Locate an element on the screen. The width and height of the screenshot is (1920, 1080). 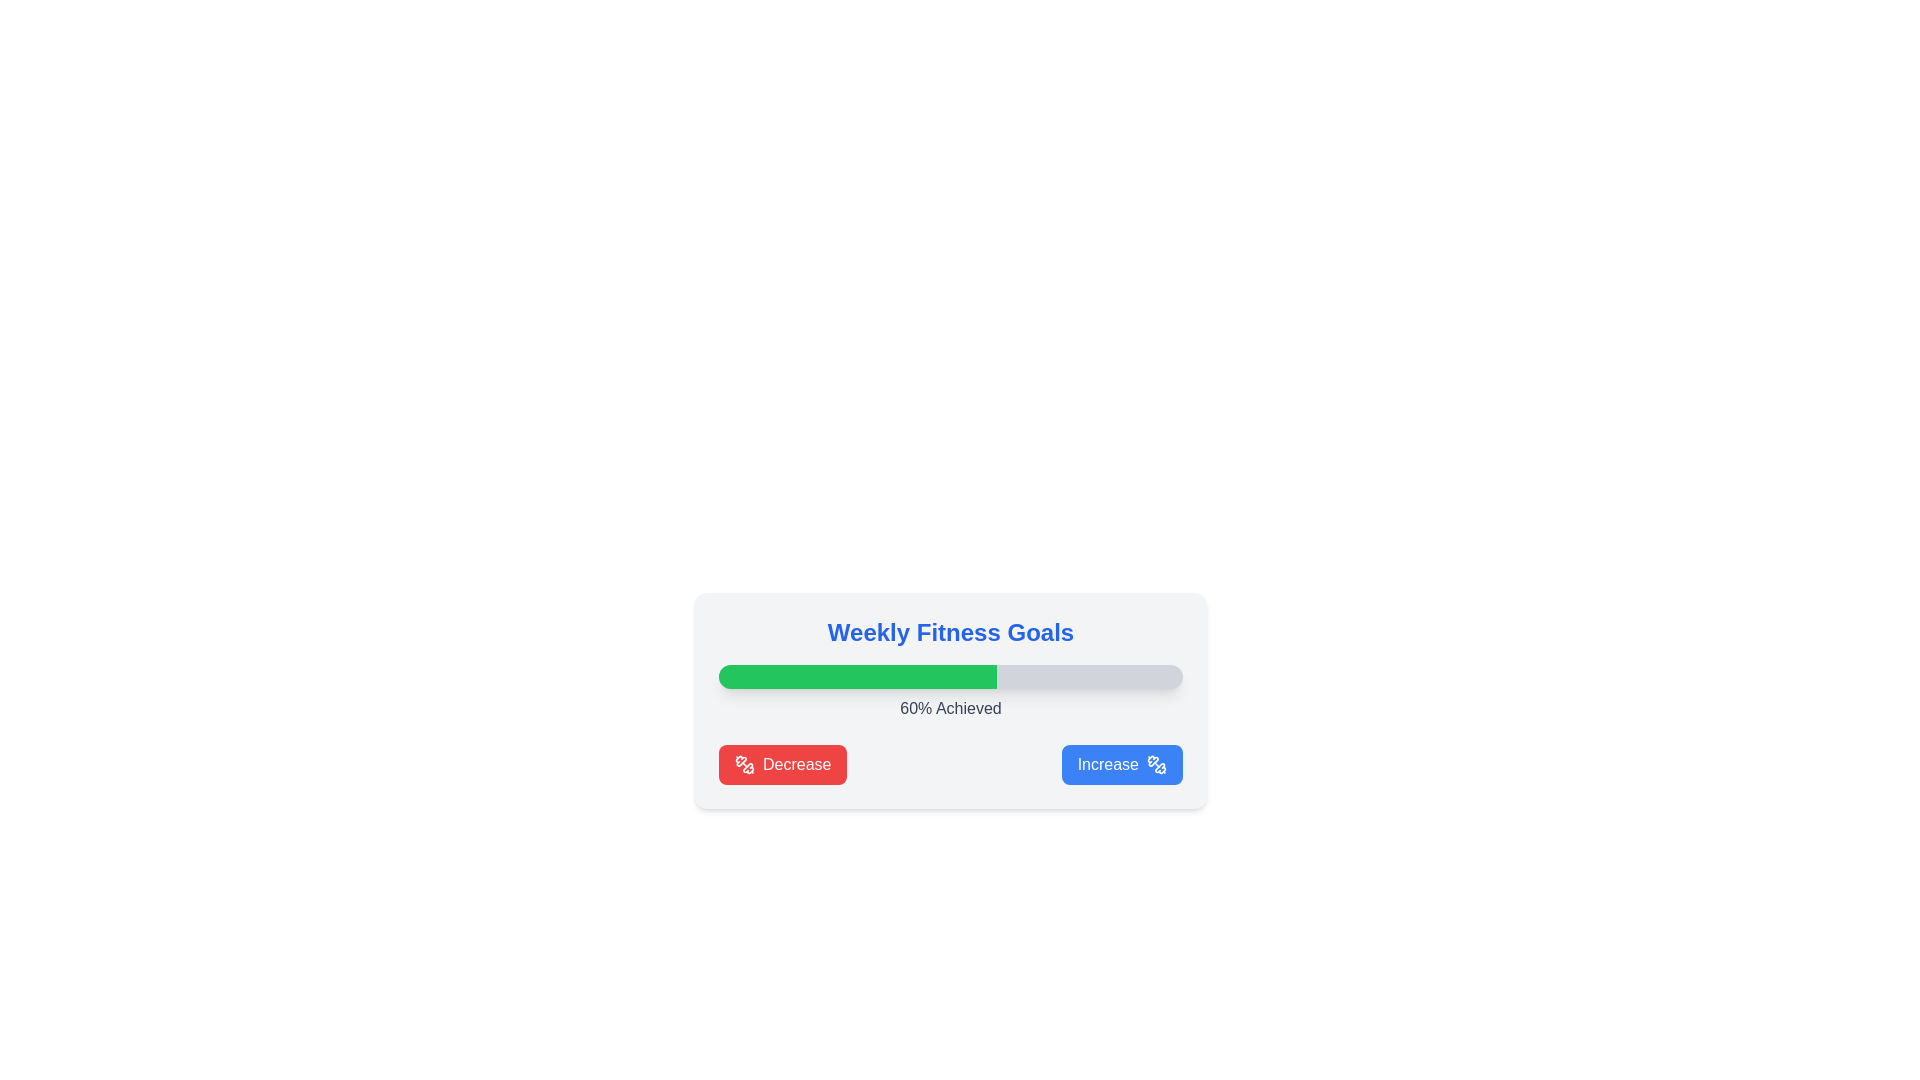
the text label that displays the progress percentage, located beneath the progress bar, between the 'Decrease' and 'Increase' buttons is located at coordinates (949, 708).